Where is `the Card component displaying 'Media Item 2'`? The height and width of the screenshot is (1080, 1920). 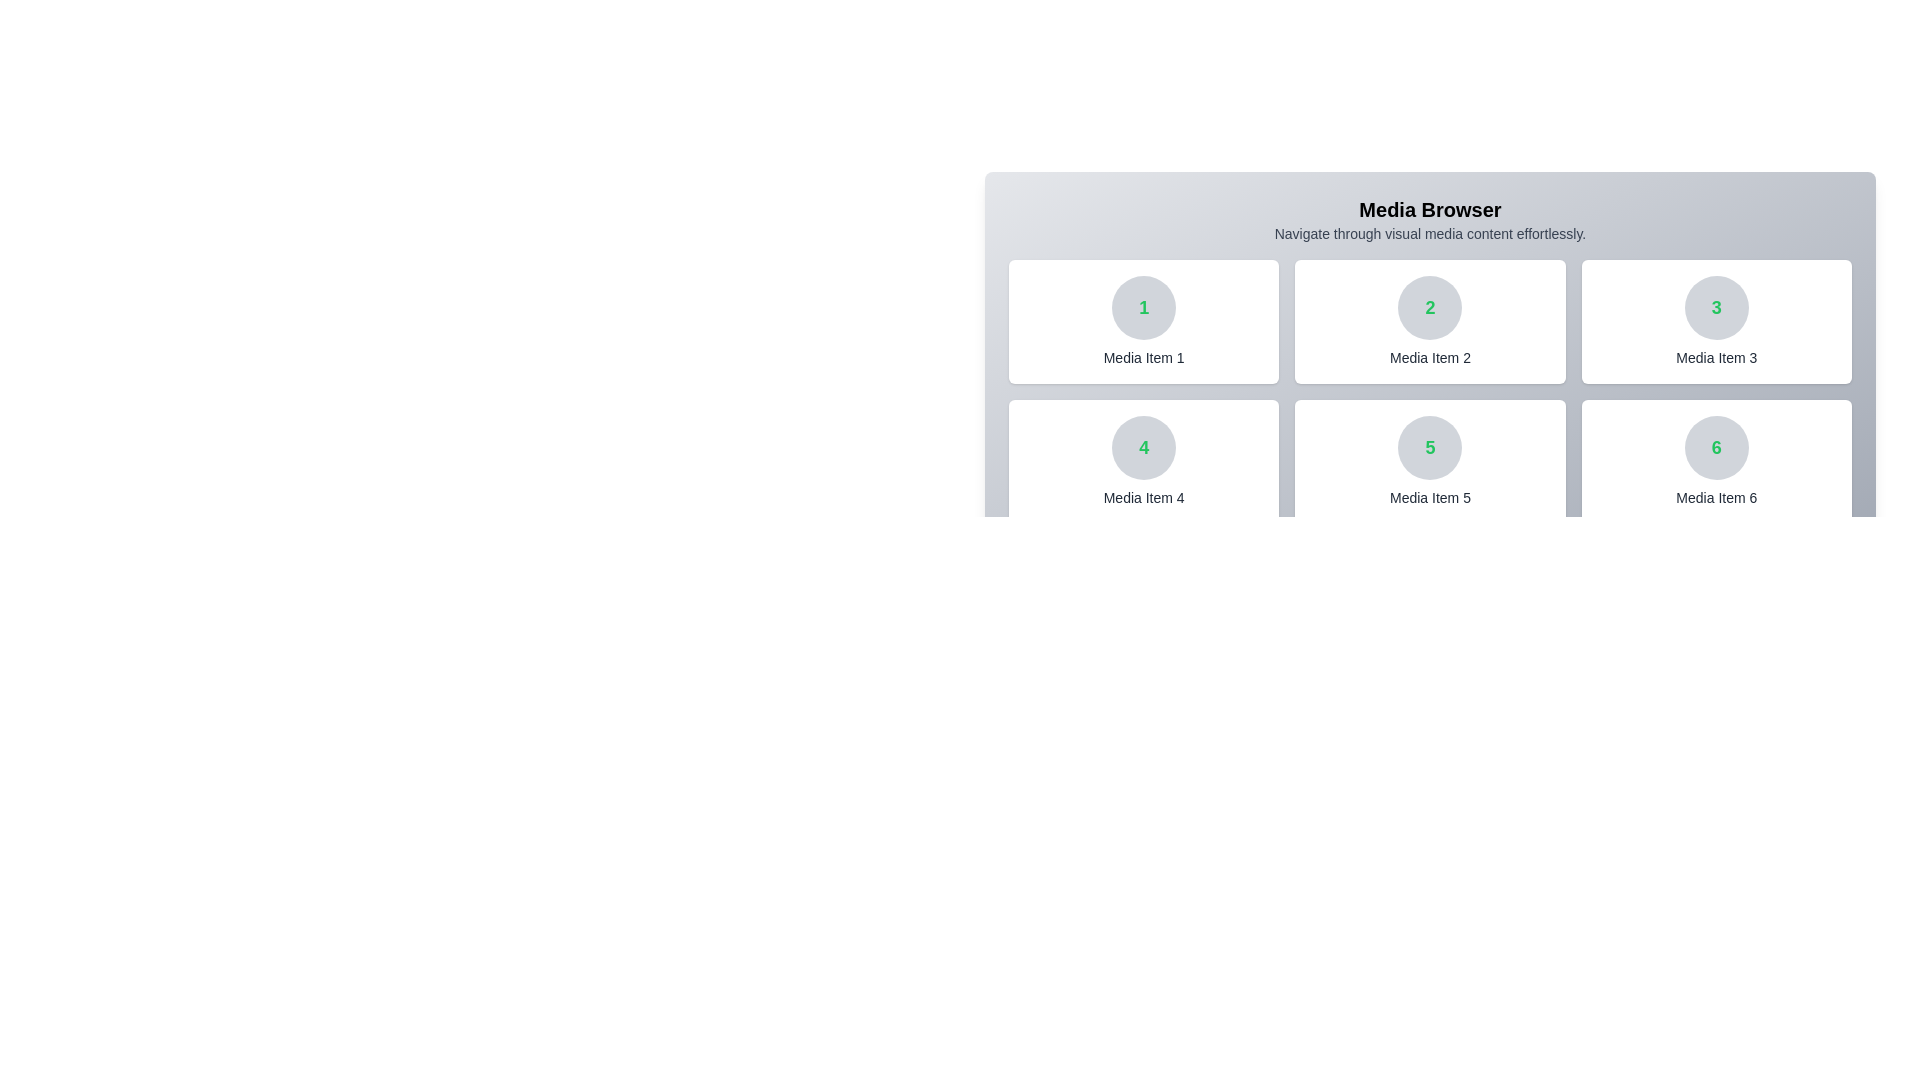 the Card component displaying 'Media Item 2' is located at coordinates (1429, 320).